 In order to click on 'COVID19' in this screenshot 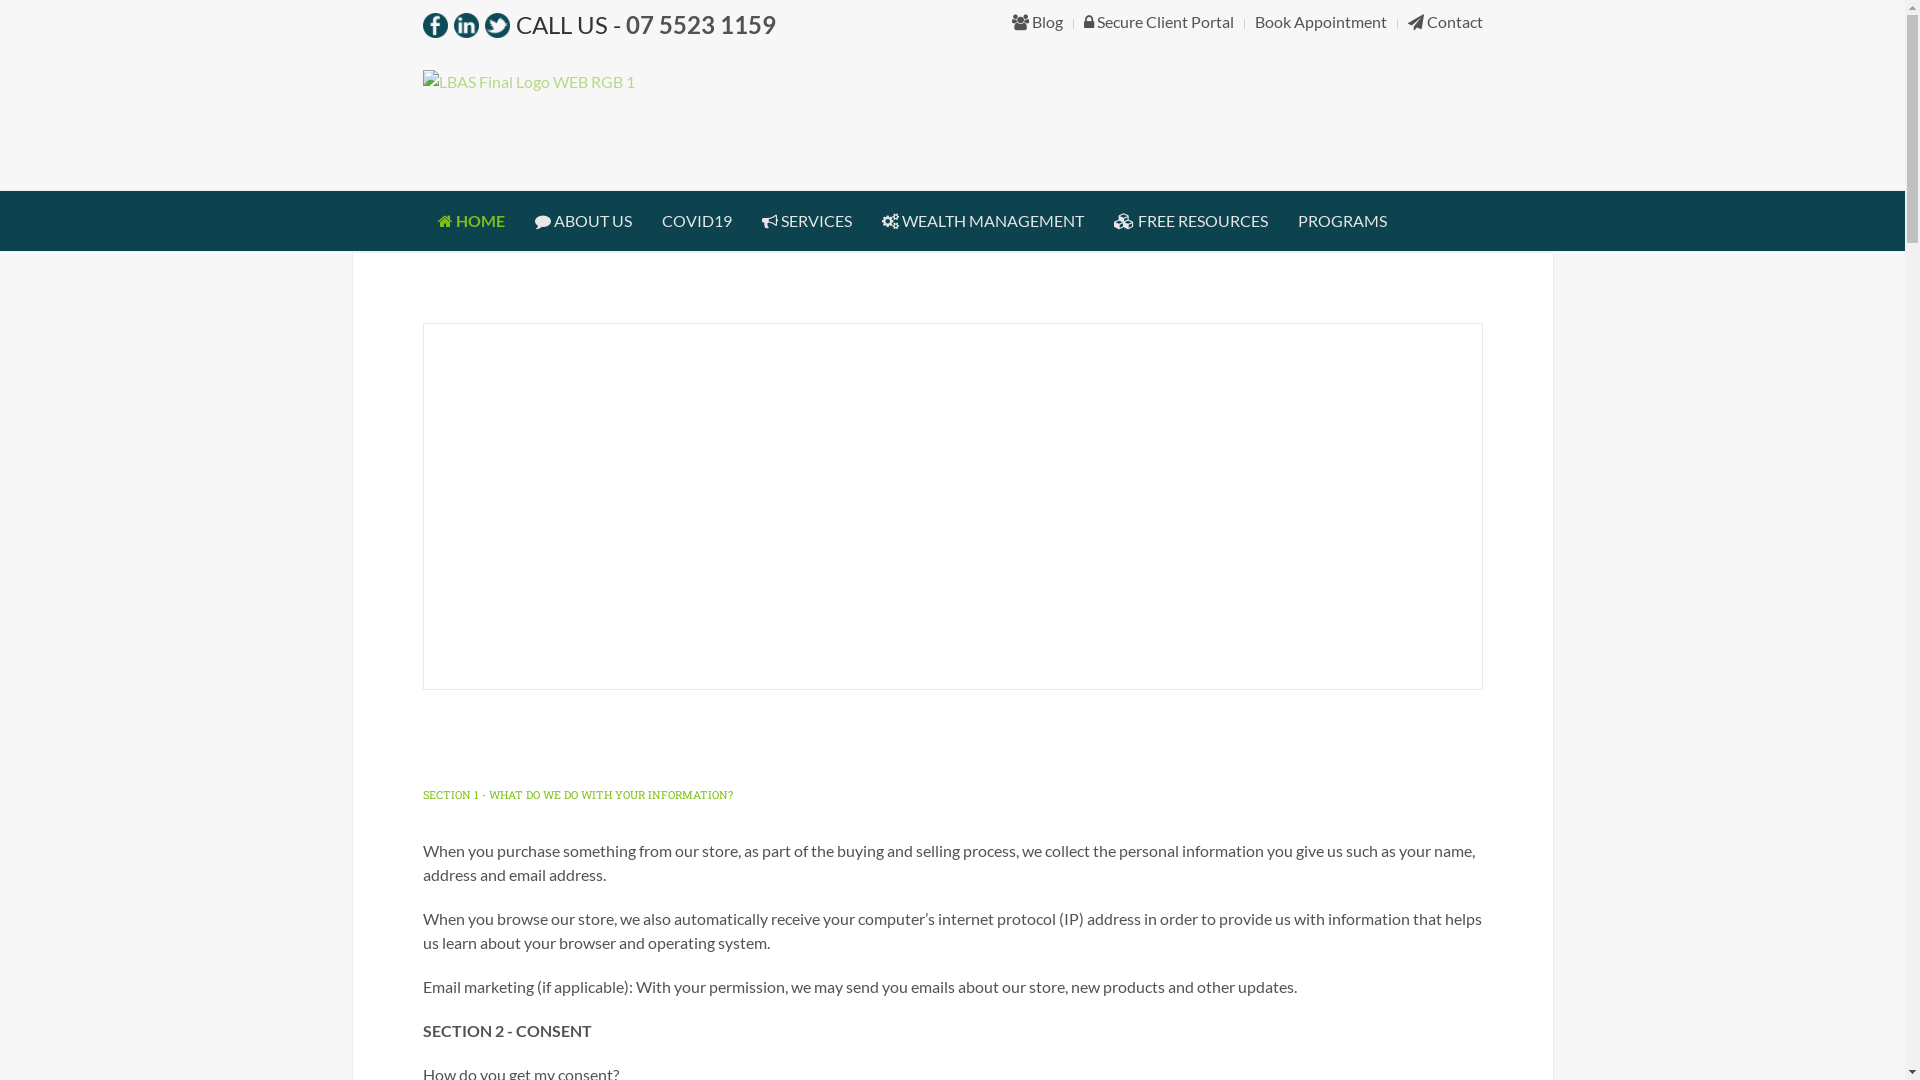, I will do `click(696, 220)`.